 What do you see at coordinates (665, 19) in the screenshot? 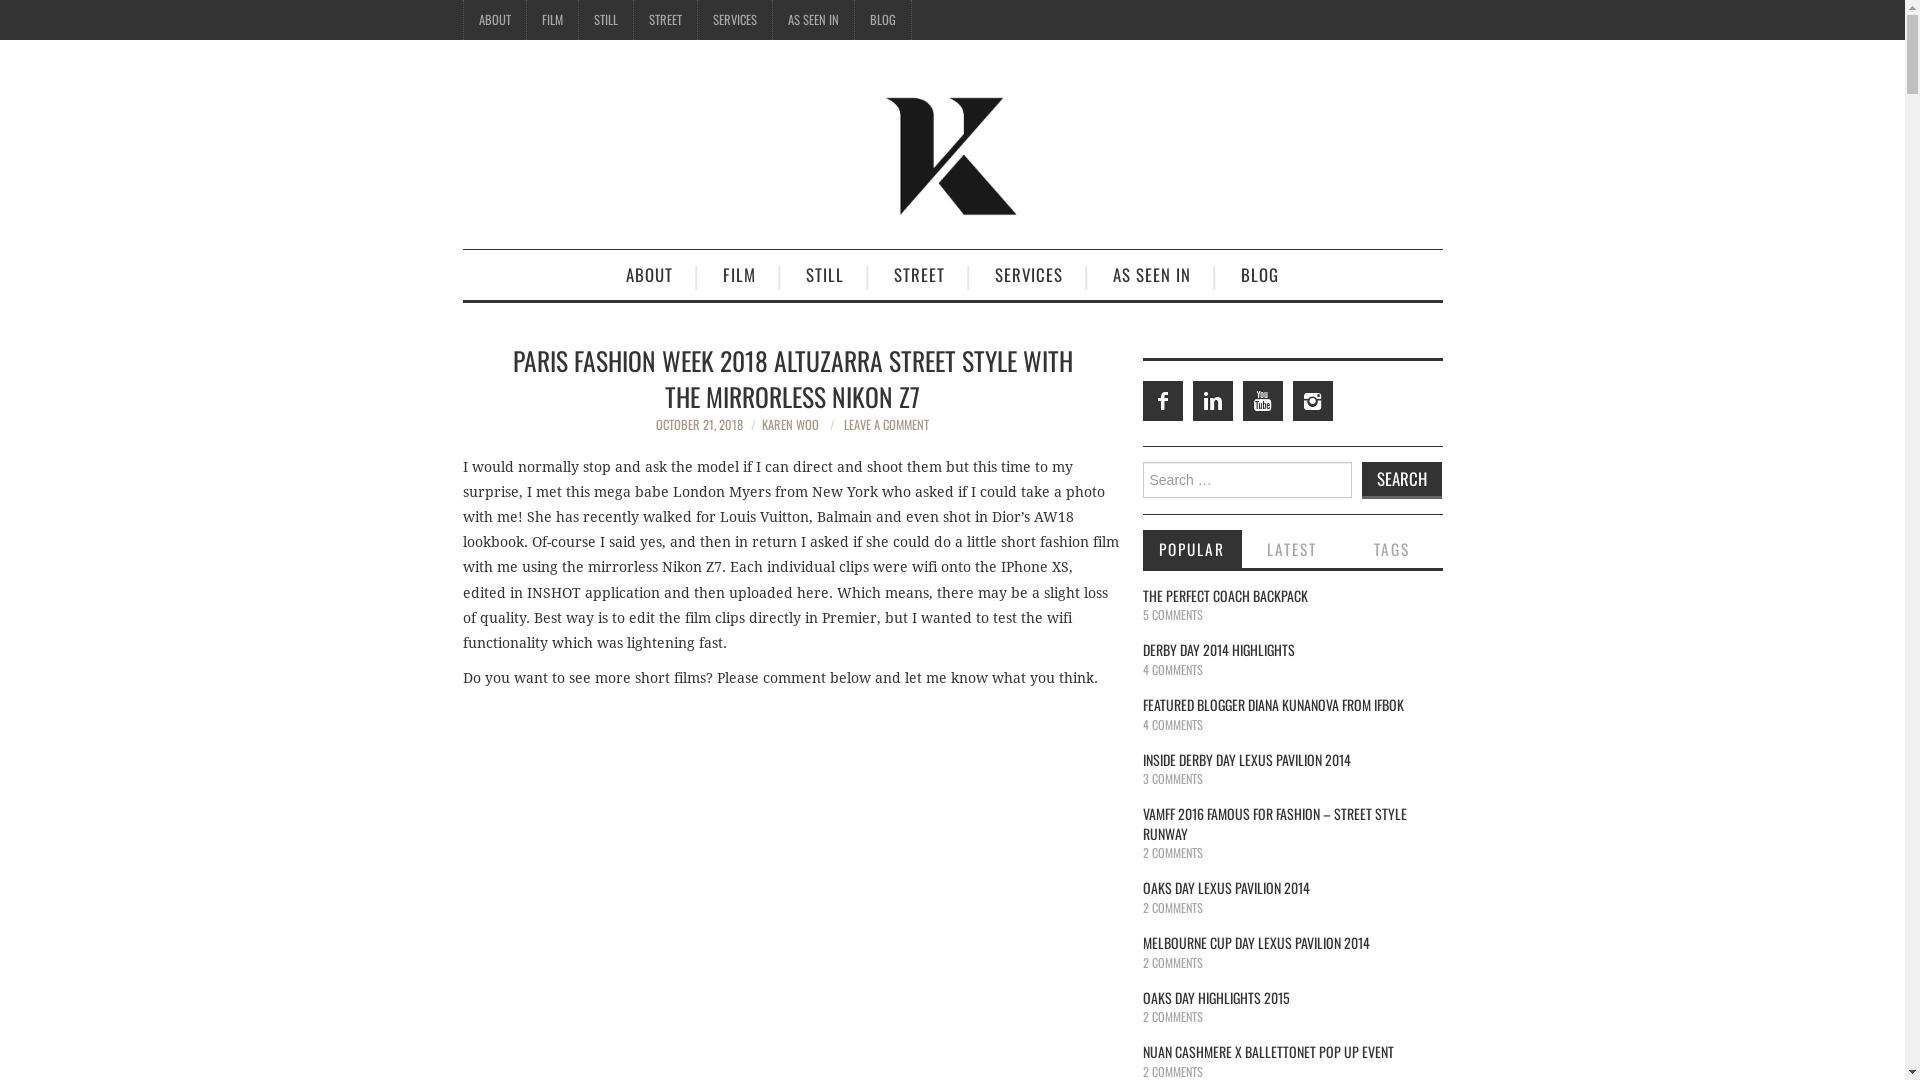
I see `'STREET'` at bounding box center [665, 19].